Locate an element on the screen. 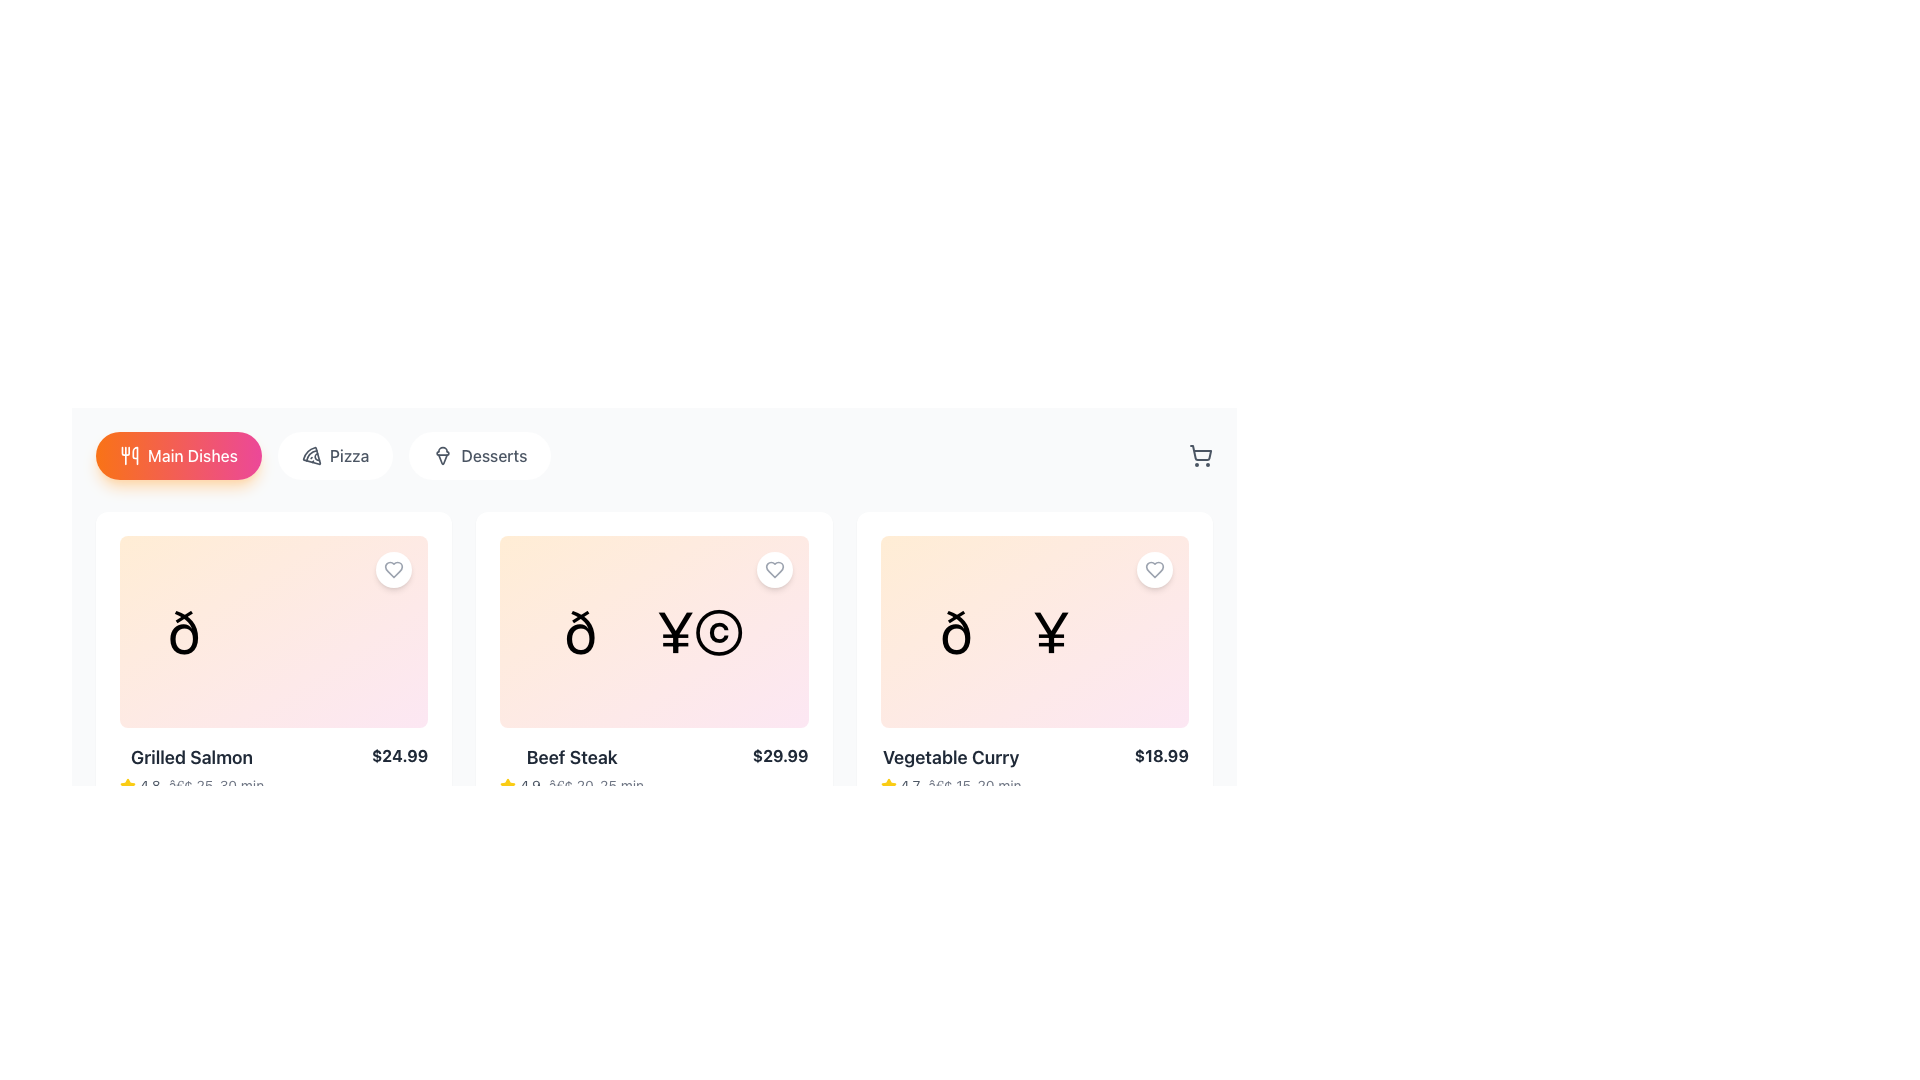 This screenshot has height=1080, width=1920. the dessert navigation button, which is the third button in a horizontal group is located at coordinates (480, 455).